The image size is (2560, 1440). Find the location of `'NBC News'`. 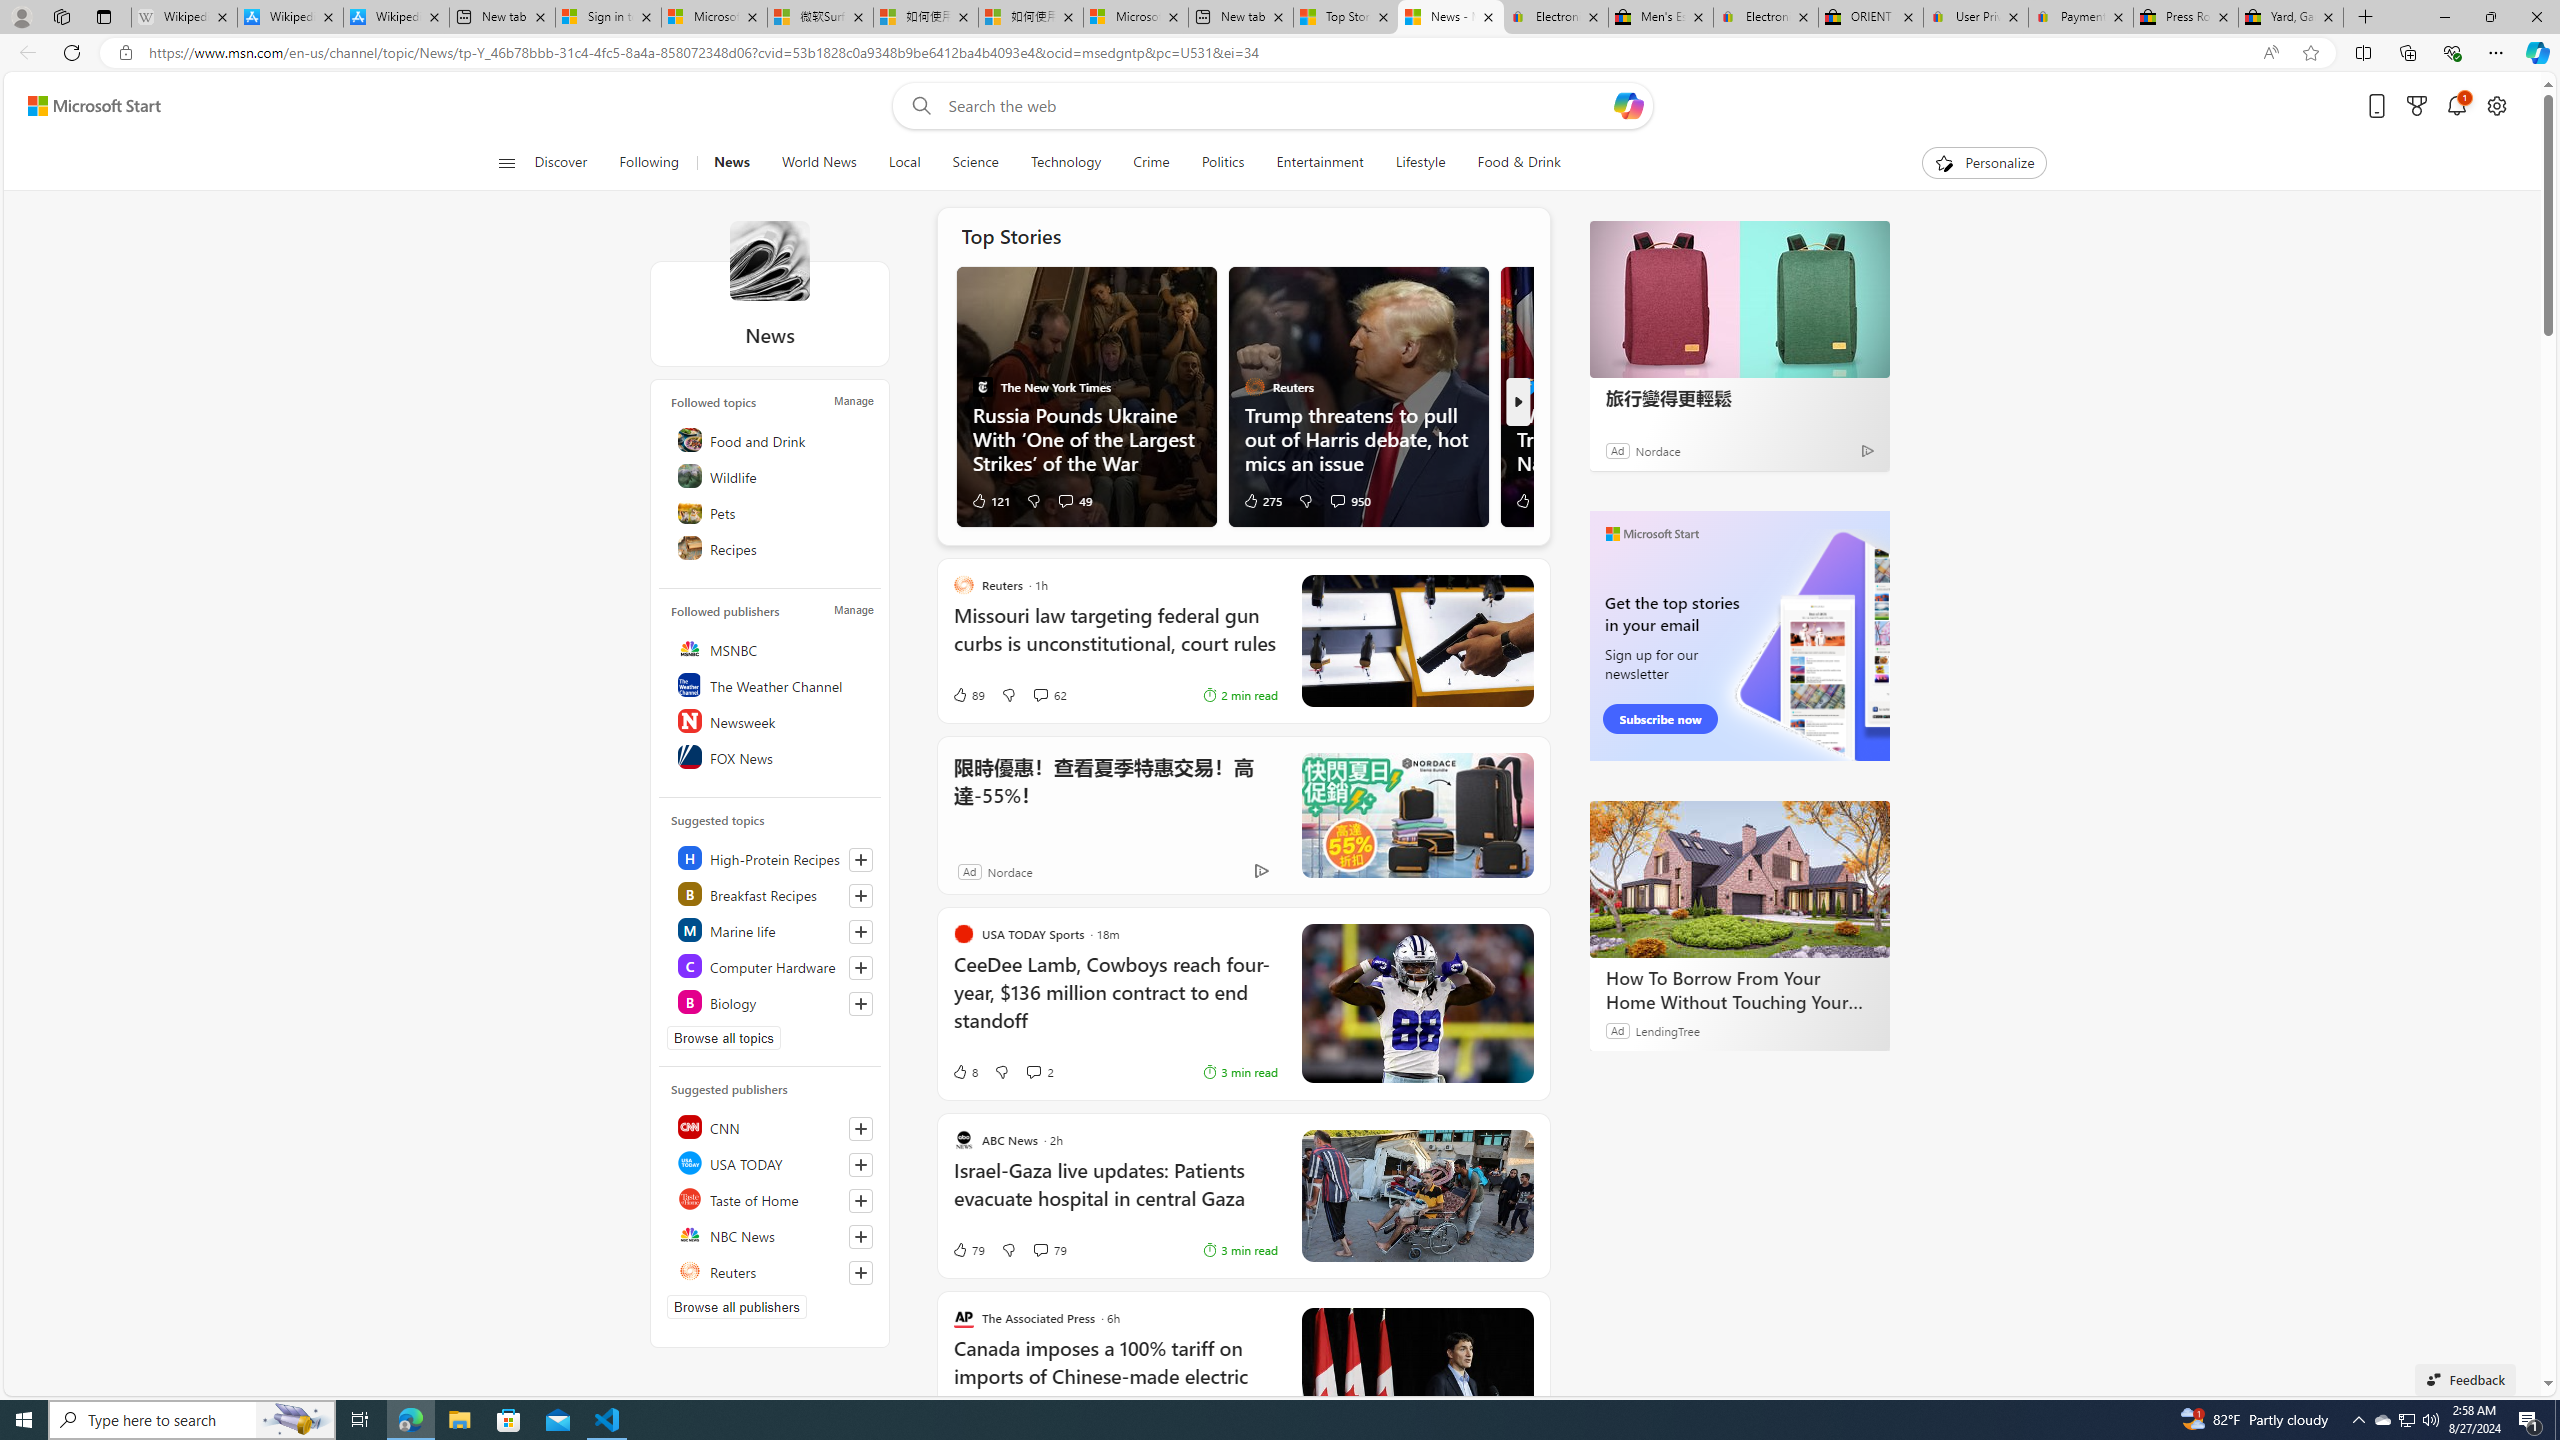

'NBC News' is located at coordinates (773, 1234).